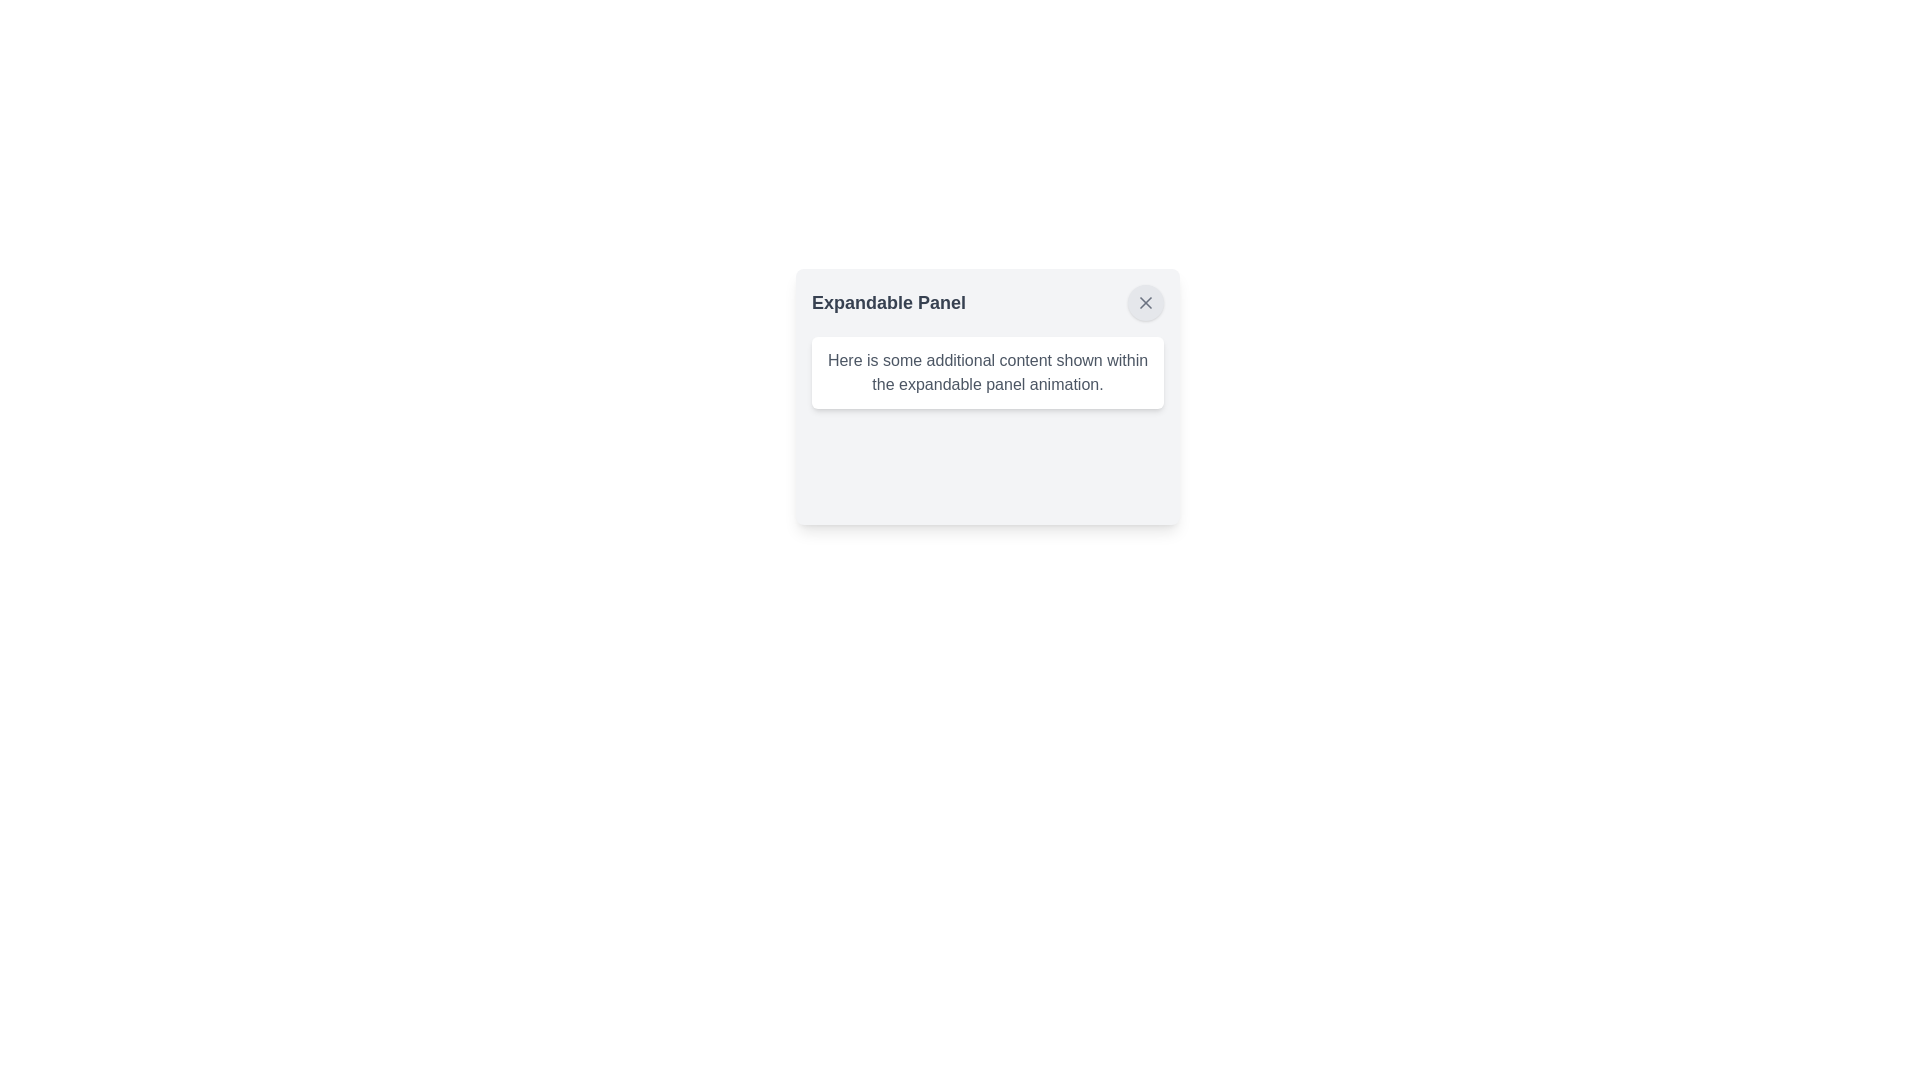 Image resolution: width=1920 pixels, height=1080 pixels. What do you see at coordinates (1146, 303) in the screenshot?
I see `the circular gray button with an 'X' icon at its center` at bounding box center [1146, 303].